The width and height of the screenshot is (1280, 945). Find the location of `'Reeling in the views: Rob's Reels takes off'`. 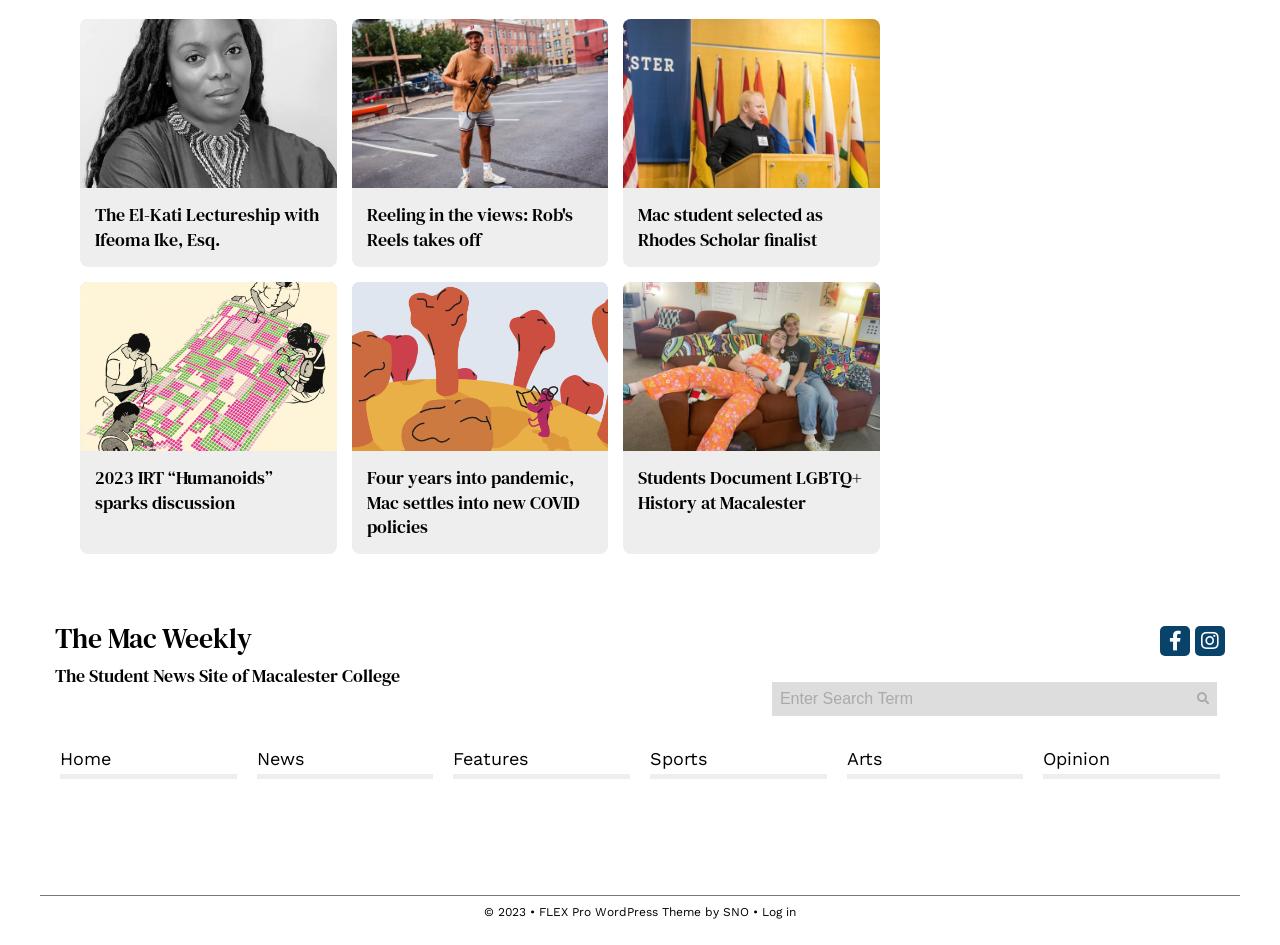

'Reeling in the views: Rob's Reels takes off' is located at coordinates (467, 225).